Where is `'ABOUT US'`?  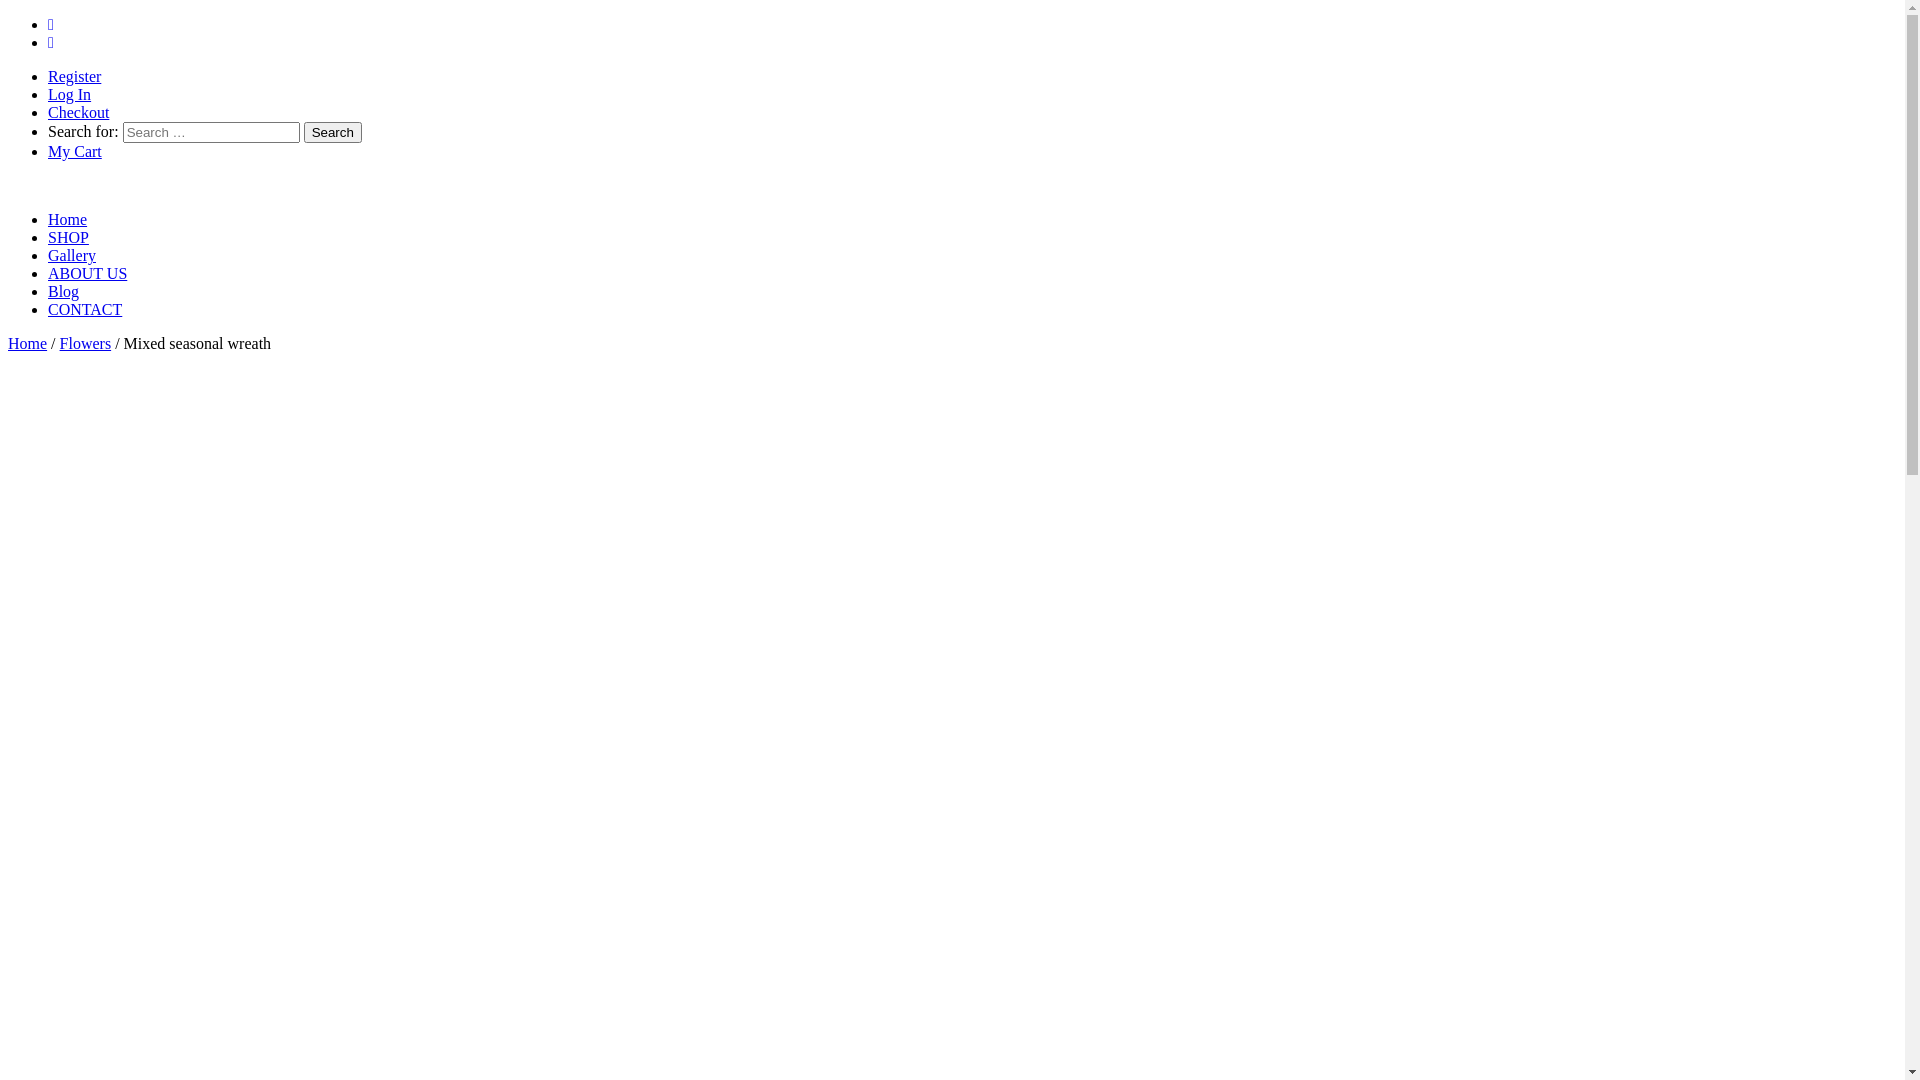 'ABOUT US' is located at coordinates (48, 273).